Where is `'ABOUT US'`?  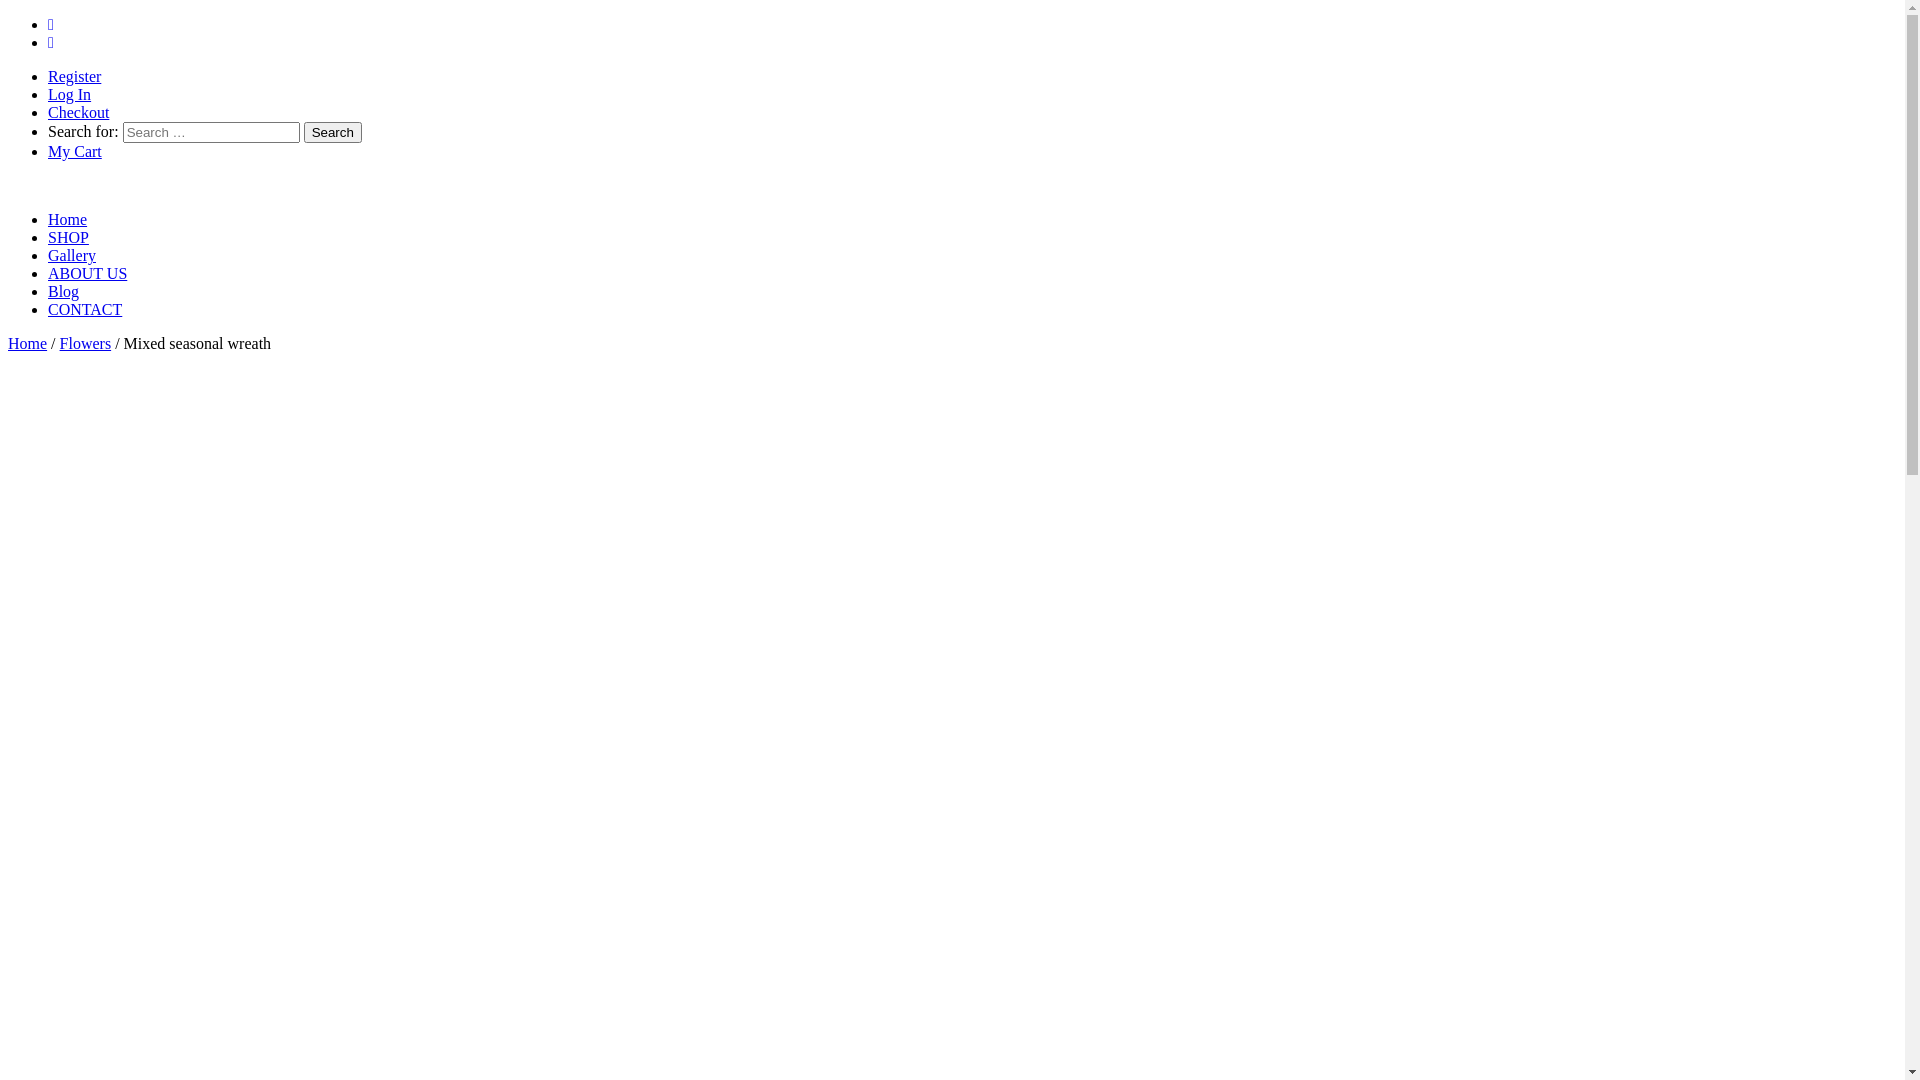 'ABOUT US' is located at coordinates (48, 273).